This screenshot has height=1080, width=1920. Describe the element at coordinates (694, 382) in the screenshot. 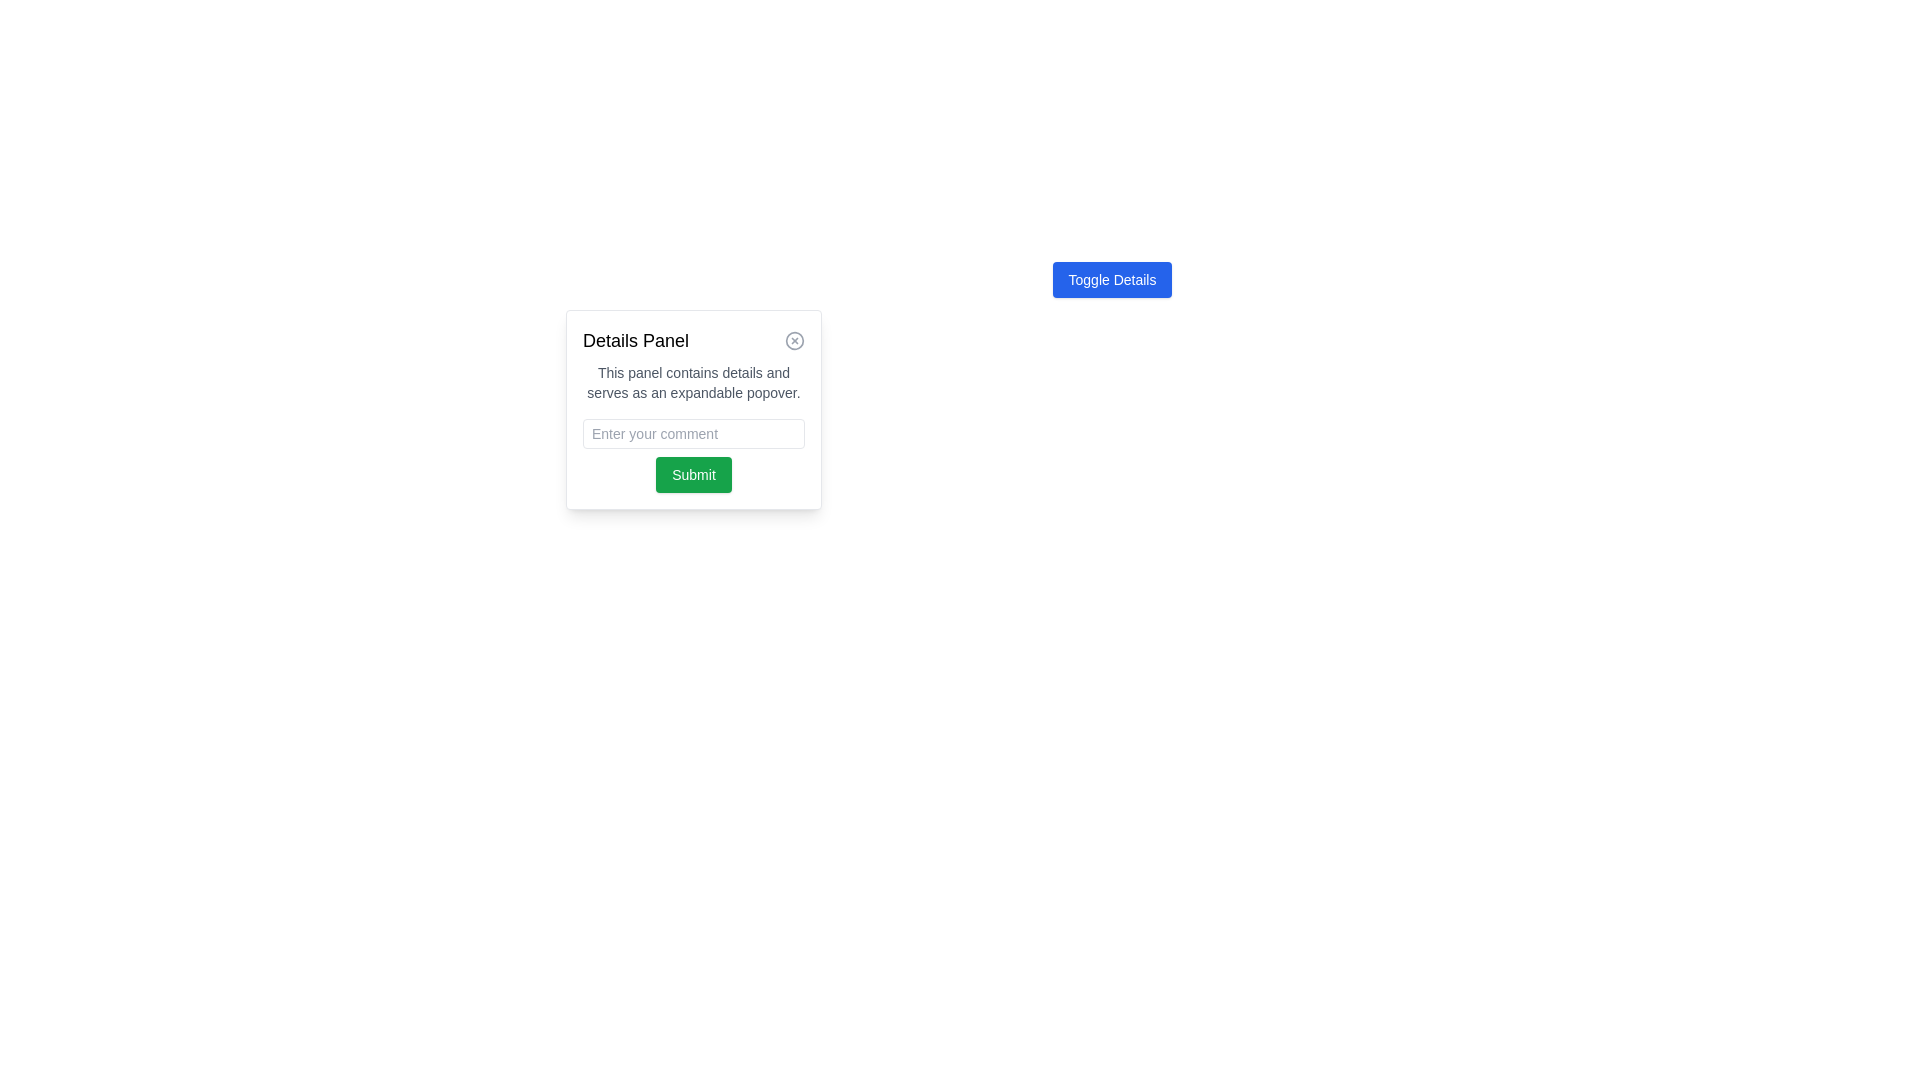

I see `the text label displaying 'This panel contains details and serves as an expandable popover.' located in the middle section of the white modal dialog, below the title 'Details Panel.'` at that location.